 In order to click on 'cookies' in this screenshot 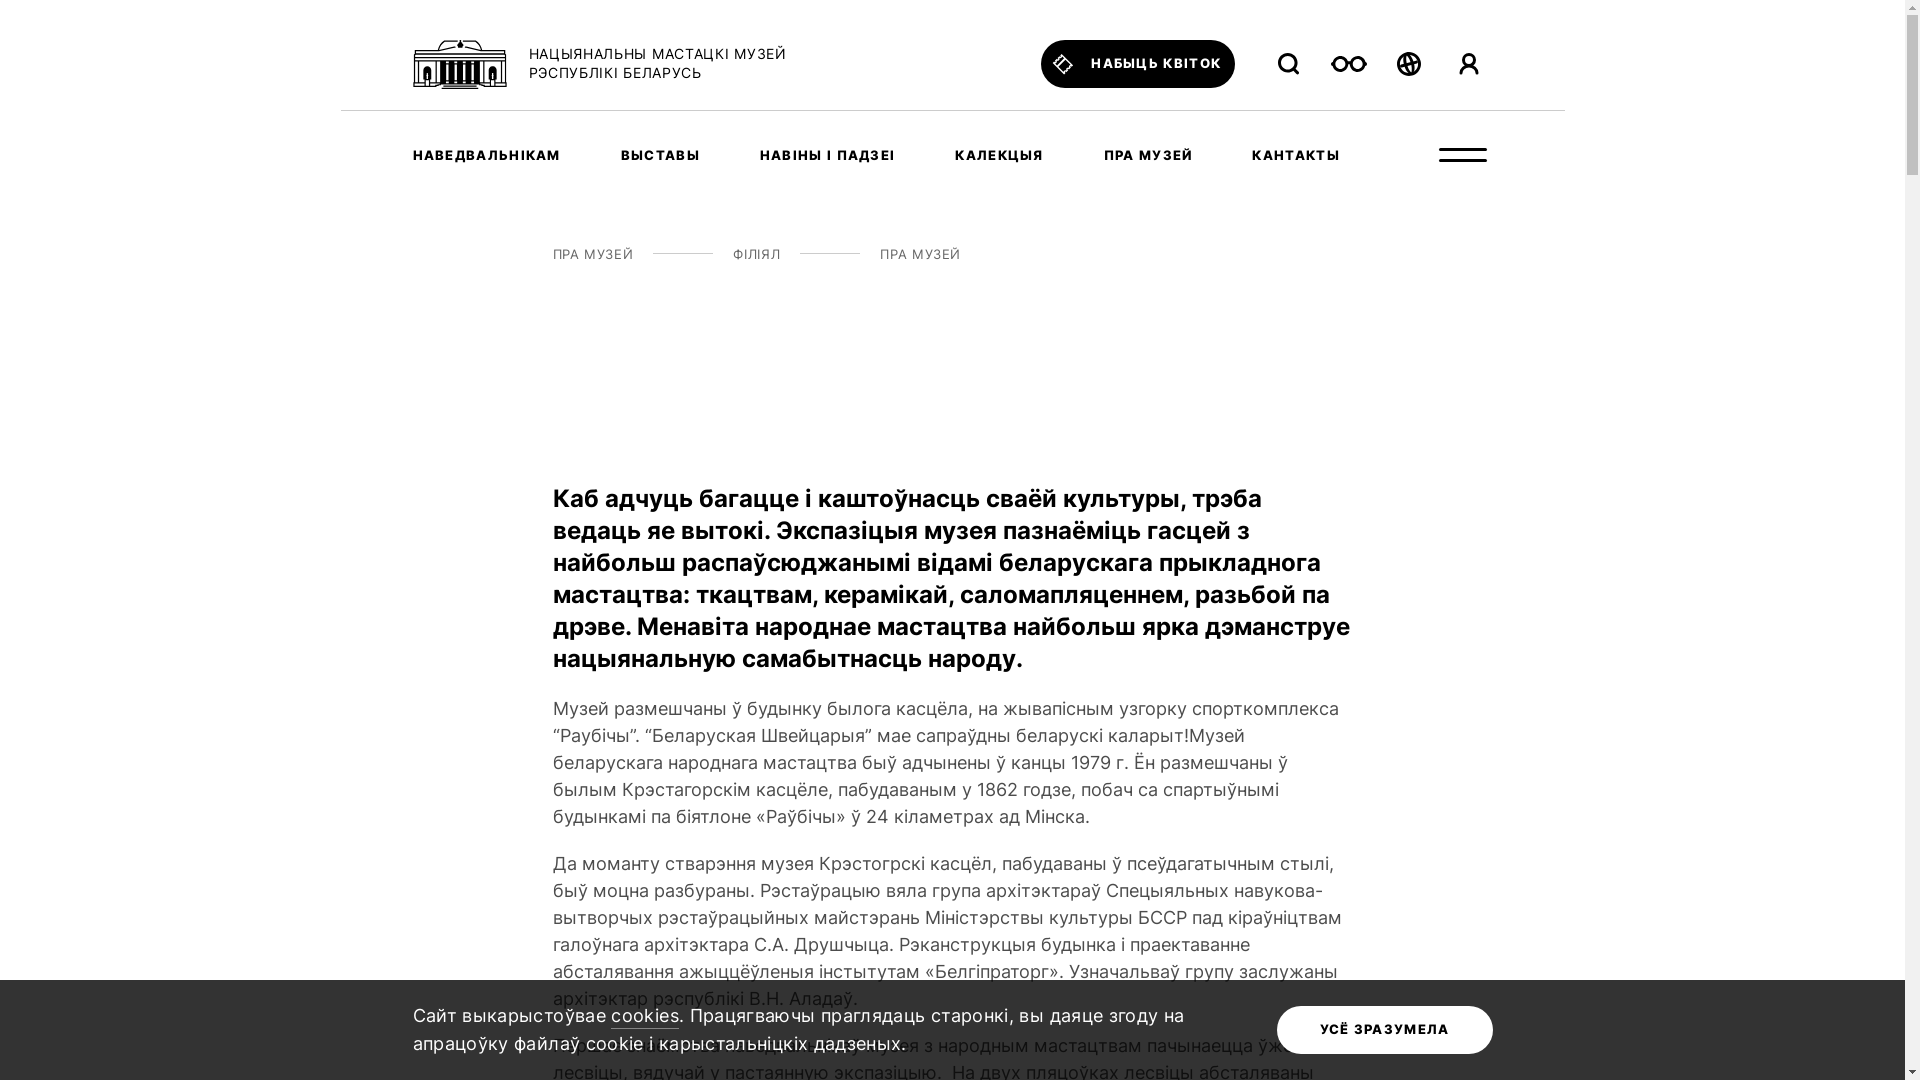, I will do `click(609, 1017)`.